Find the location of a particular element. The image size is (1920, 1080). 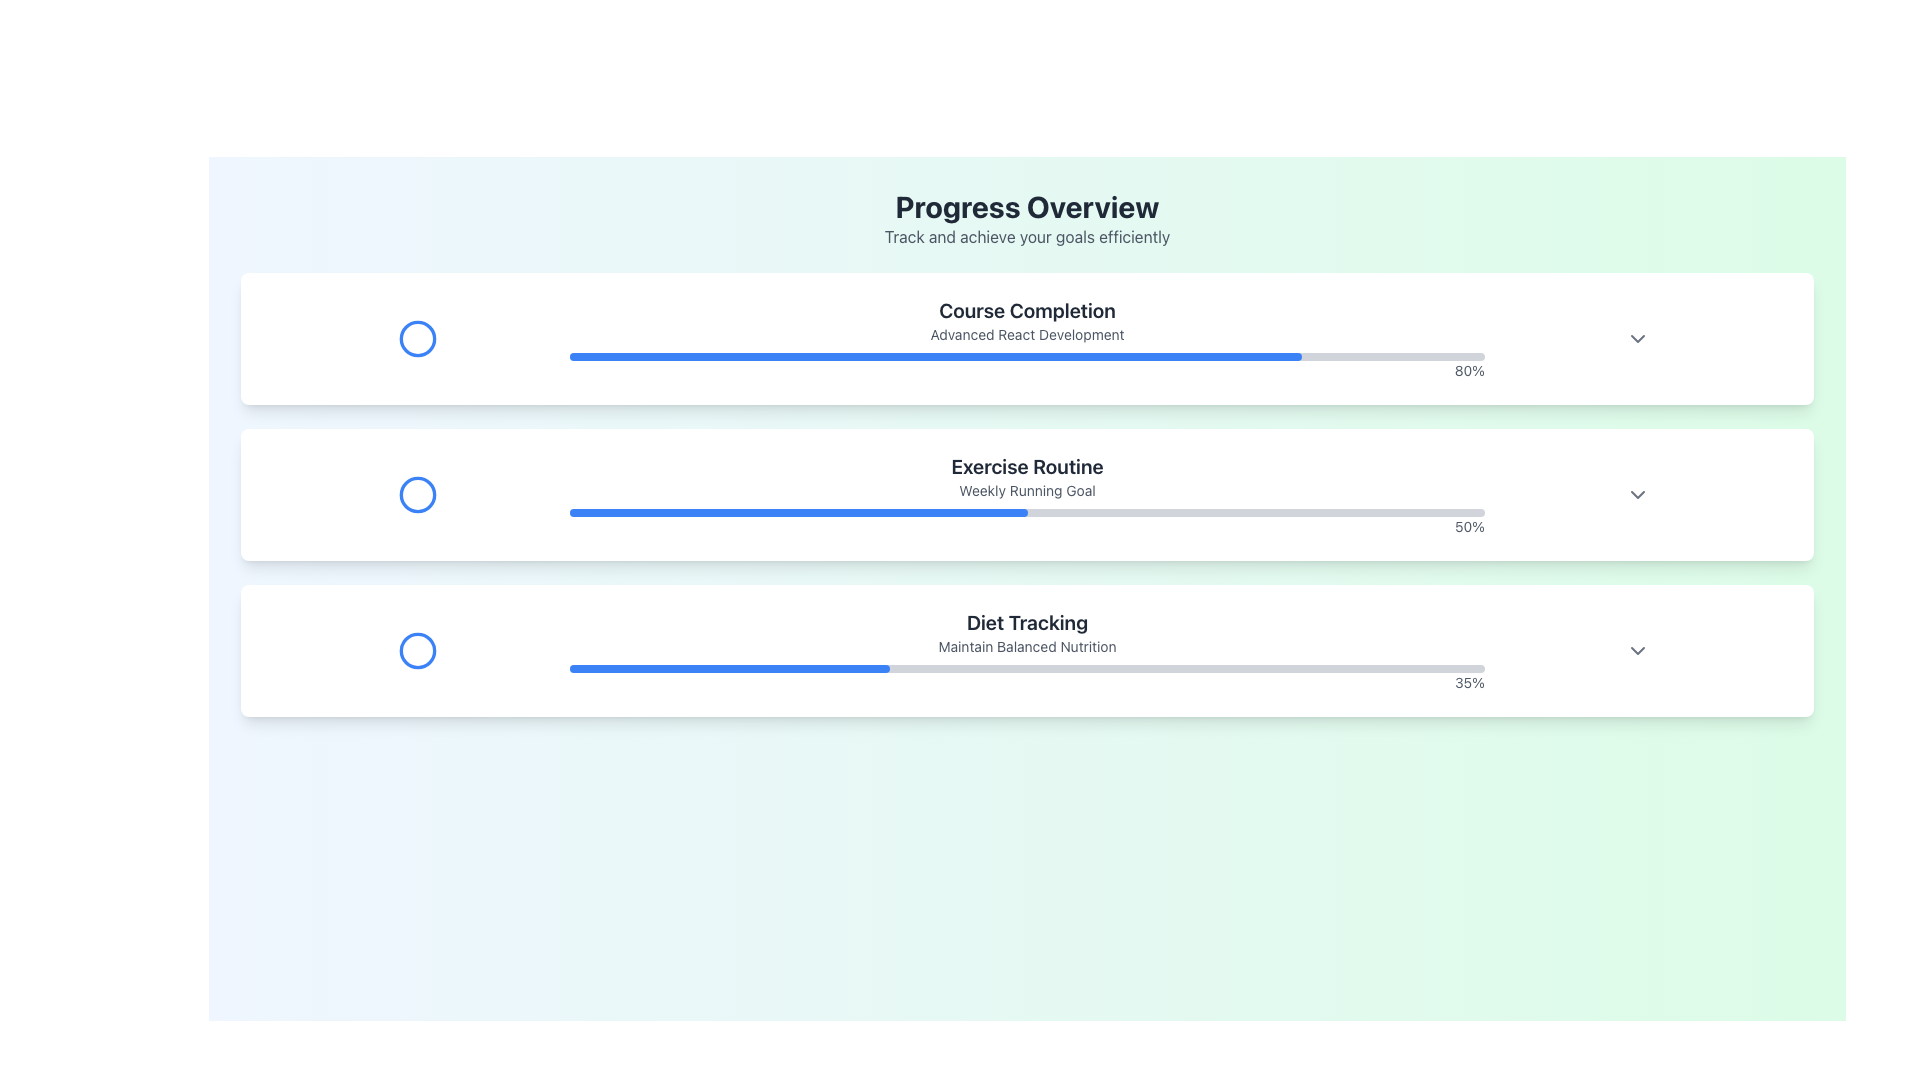

the percentage value displayed on the progress bar located beneath the 'Weekly Running Goal' subheader in the 'Exercise Routine' section to understand the progress achieved is located at coordinates (1027, 522).